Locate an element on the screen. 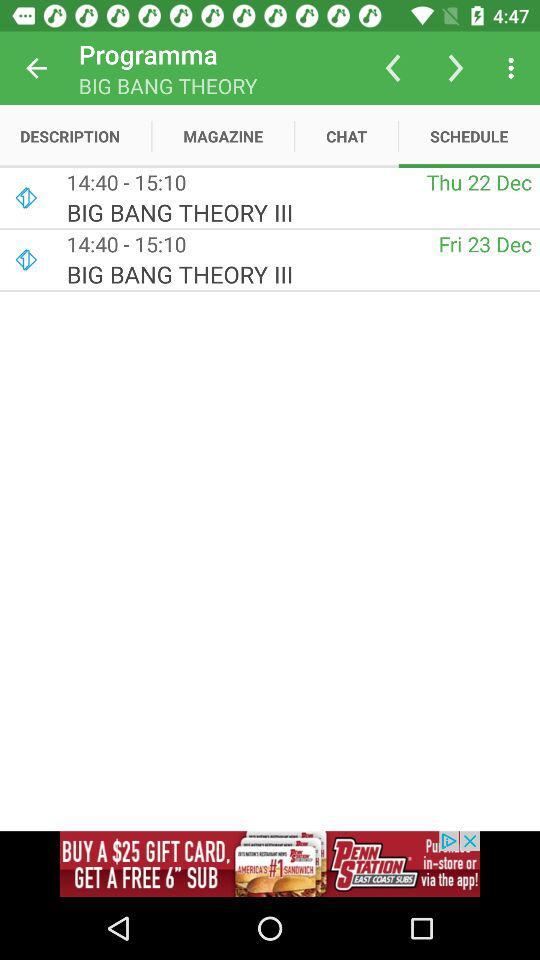 Image resolution: width=540 pixels, height=960 pixels. advertisement is located at coordinates (270, 863).